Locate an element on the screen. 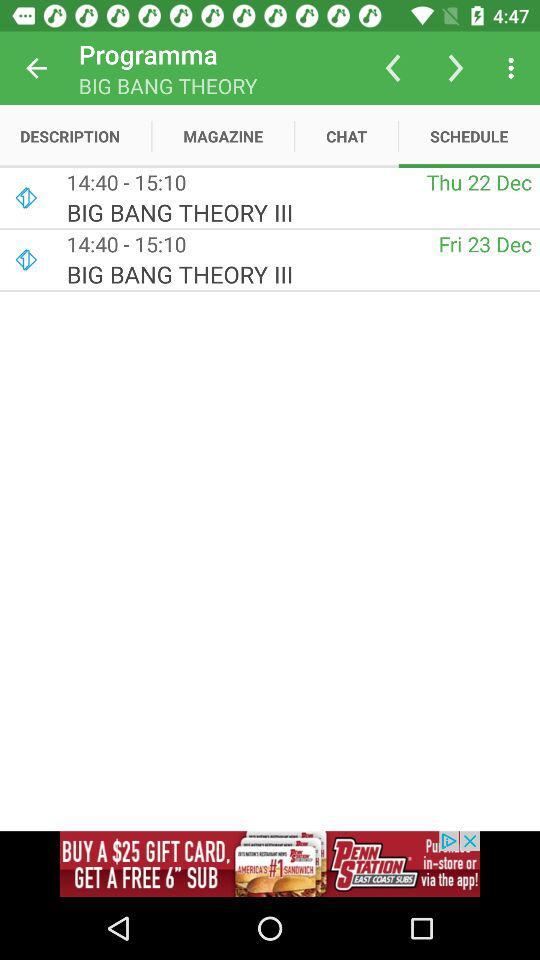 Image resolution: width=540 pixels, height=960 pixels. advertisement is located at coordinates (270, 863).